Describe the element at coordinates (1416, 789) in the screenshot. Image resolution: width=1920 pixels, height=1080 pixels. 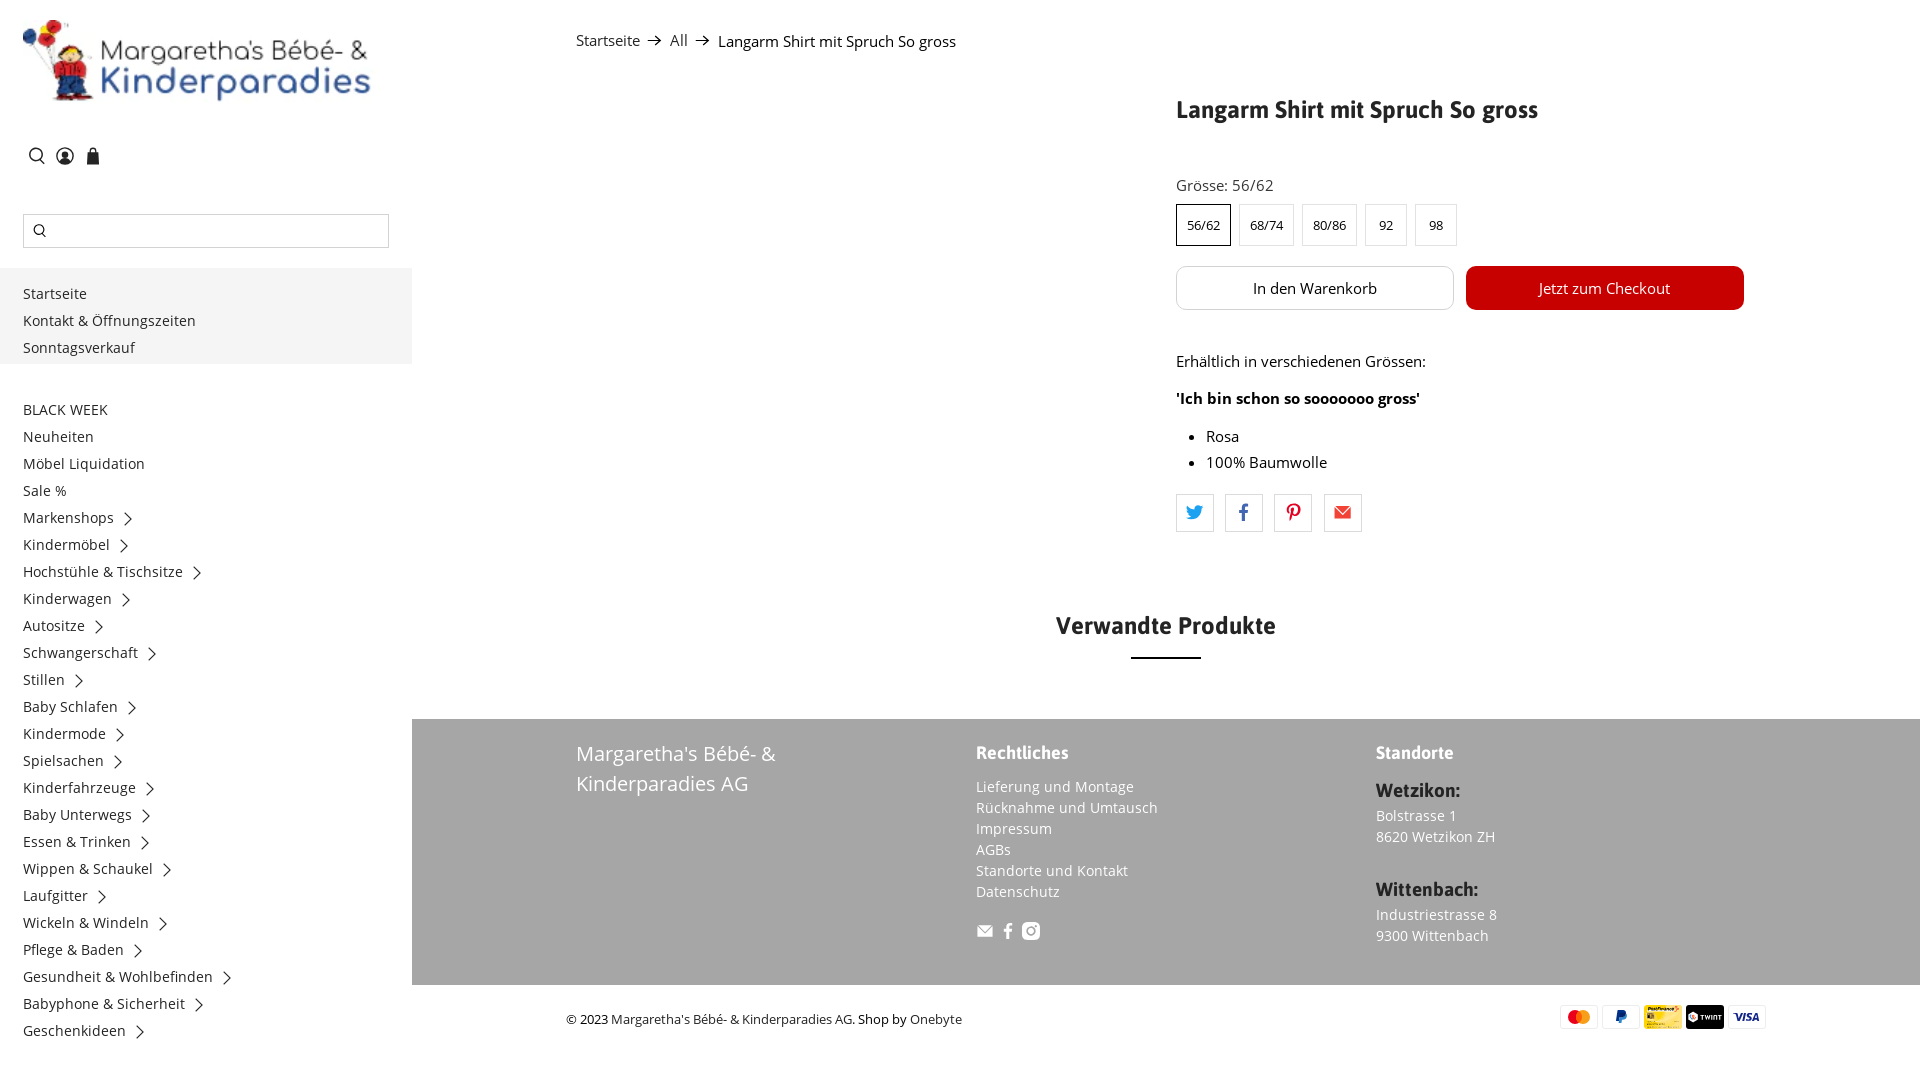
I see `'Wetzikon:'` at that location.